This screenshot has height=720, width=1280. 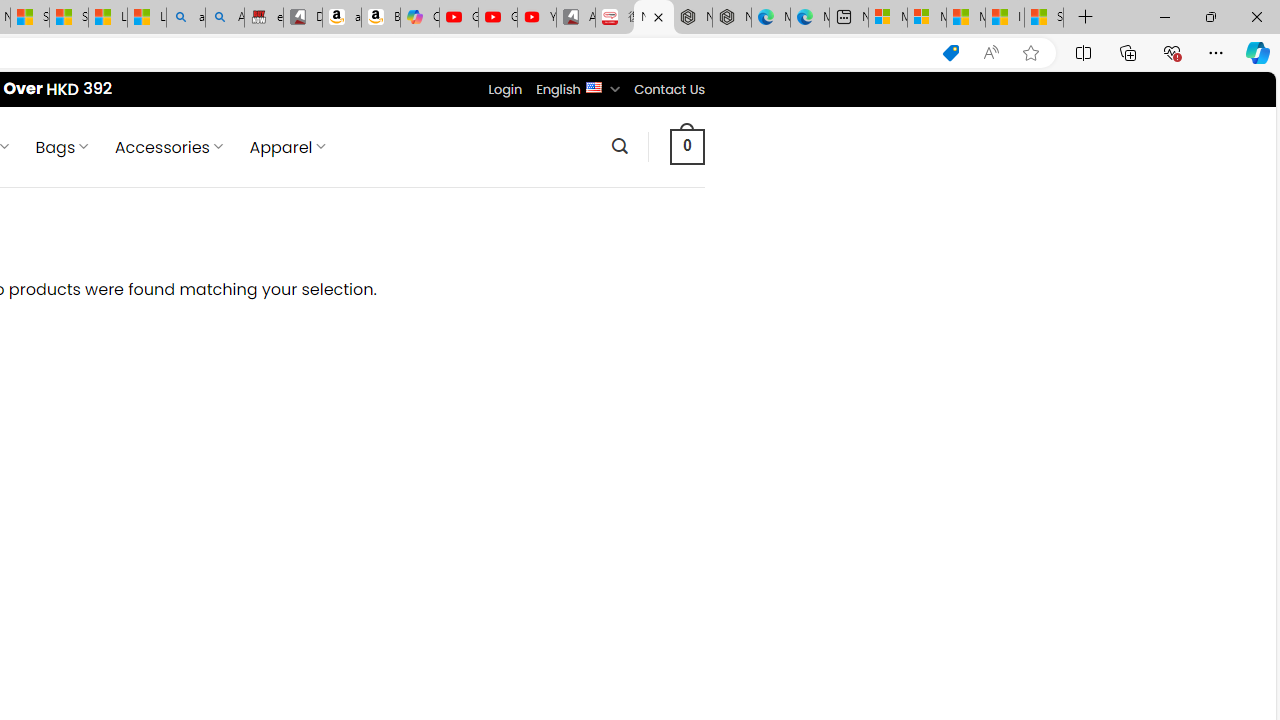 What do you see at coordinates (688, 145) in the screenshot?
I see `'  0  '` at bounding box center [688, 145].